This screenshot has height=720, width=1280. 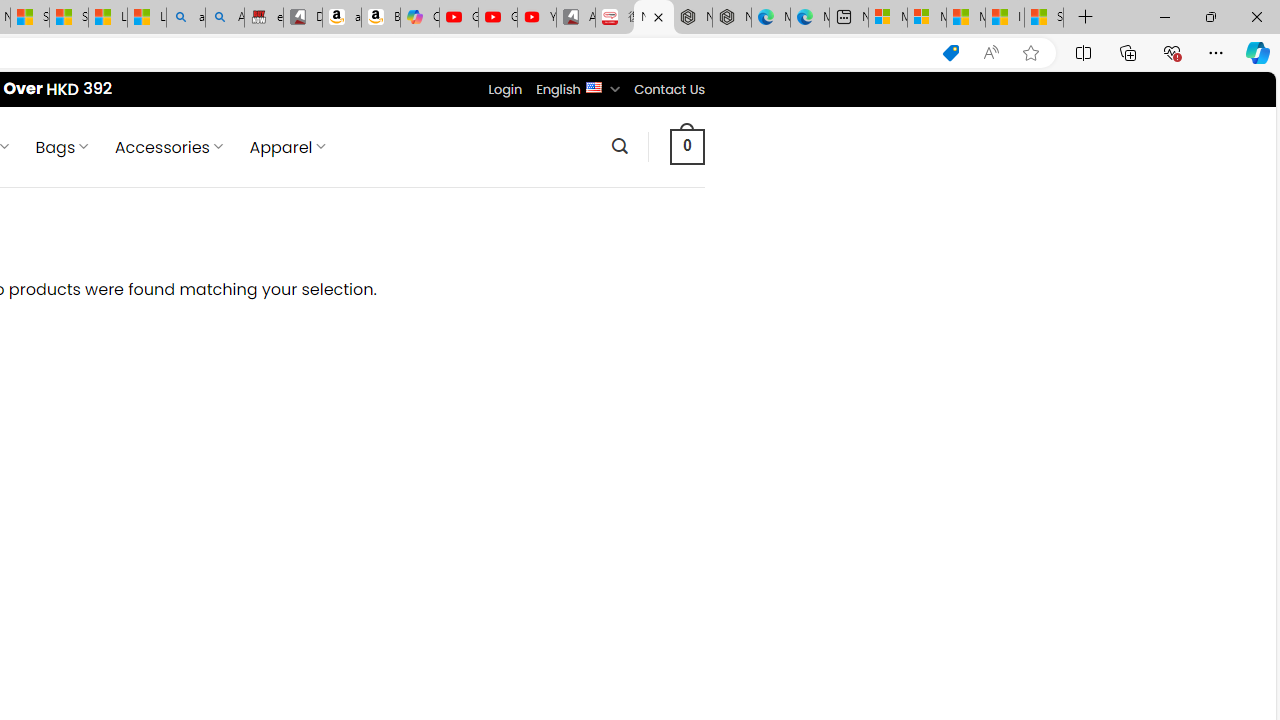 What do you see at coordinates (688, 145) in the screenshot?
I see `'  0  '` at bounding box center [688, 145].